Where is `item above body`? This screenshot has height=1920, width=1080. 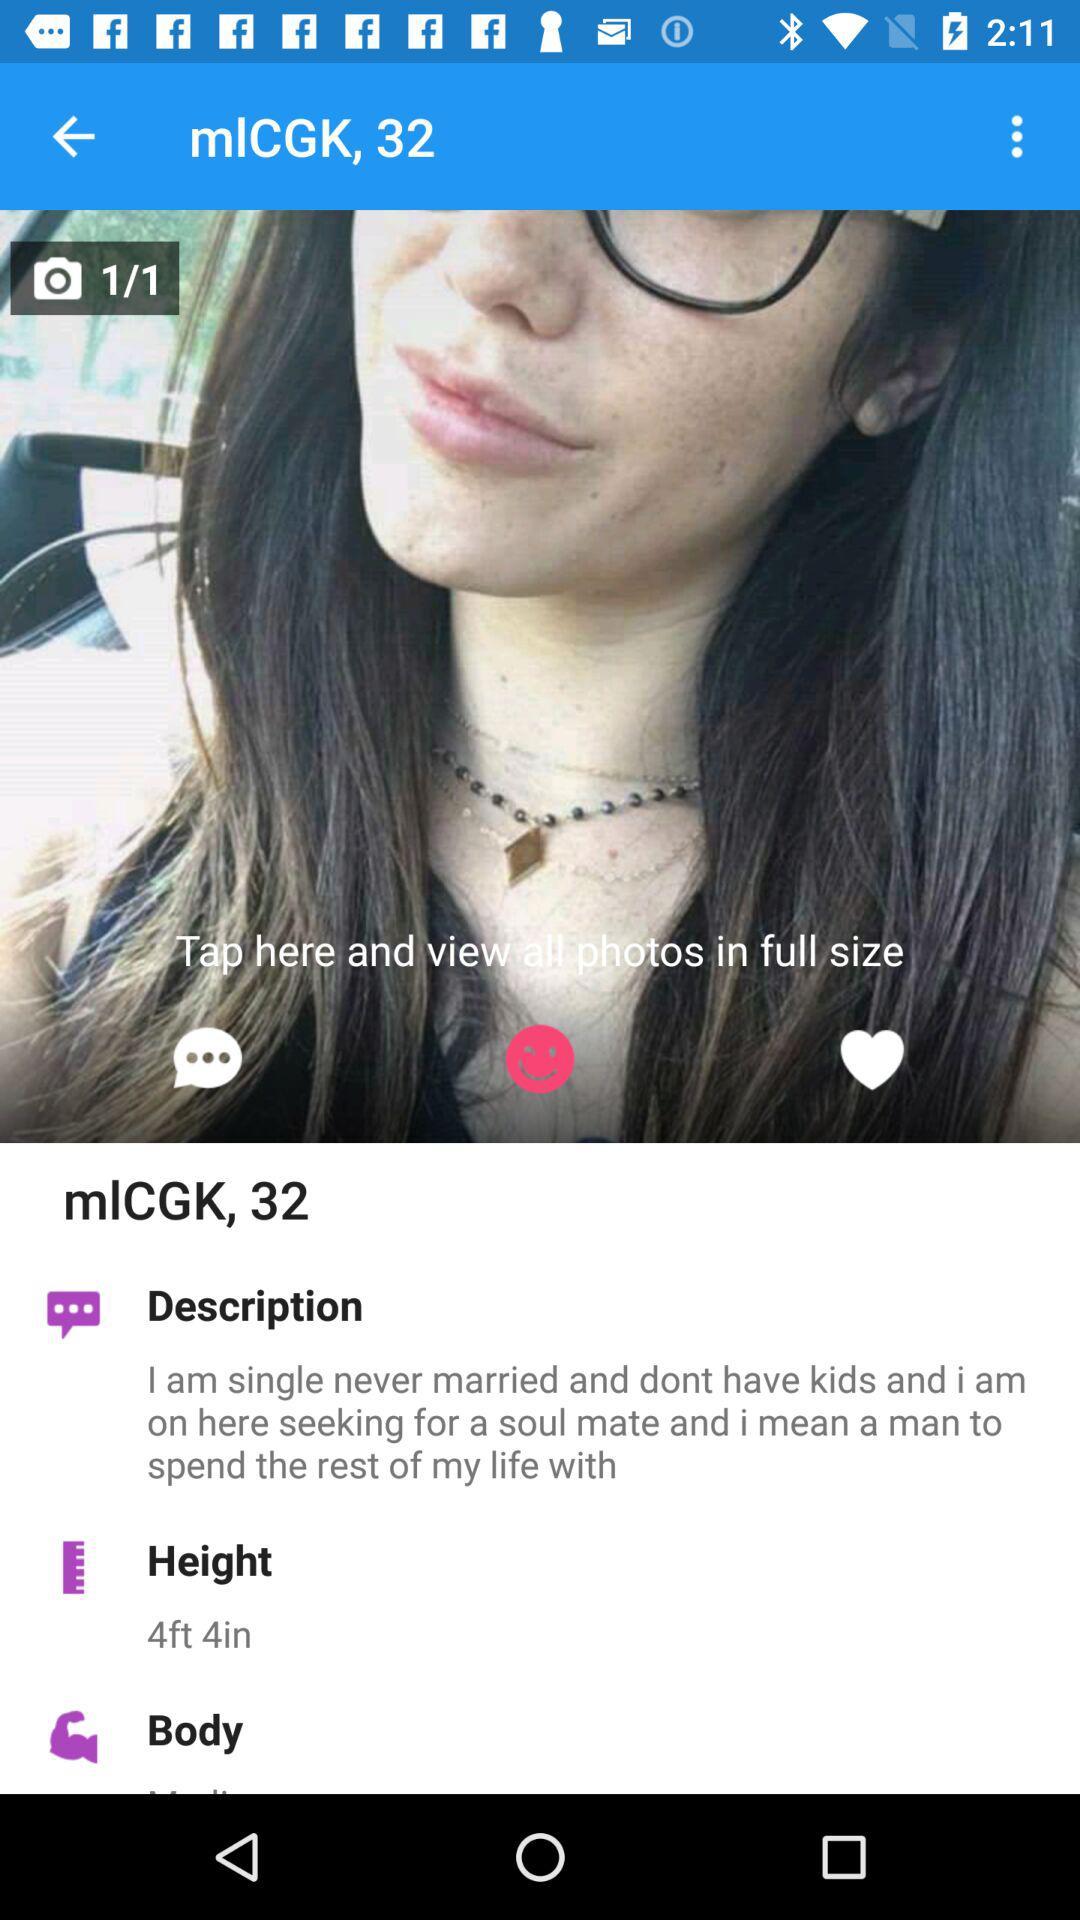
item above body is located at coordinates (601, 1633).